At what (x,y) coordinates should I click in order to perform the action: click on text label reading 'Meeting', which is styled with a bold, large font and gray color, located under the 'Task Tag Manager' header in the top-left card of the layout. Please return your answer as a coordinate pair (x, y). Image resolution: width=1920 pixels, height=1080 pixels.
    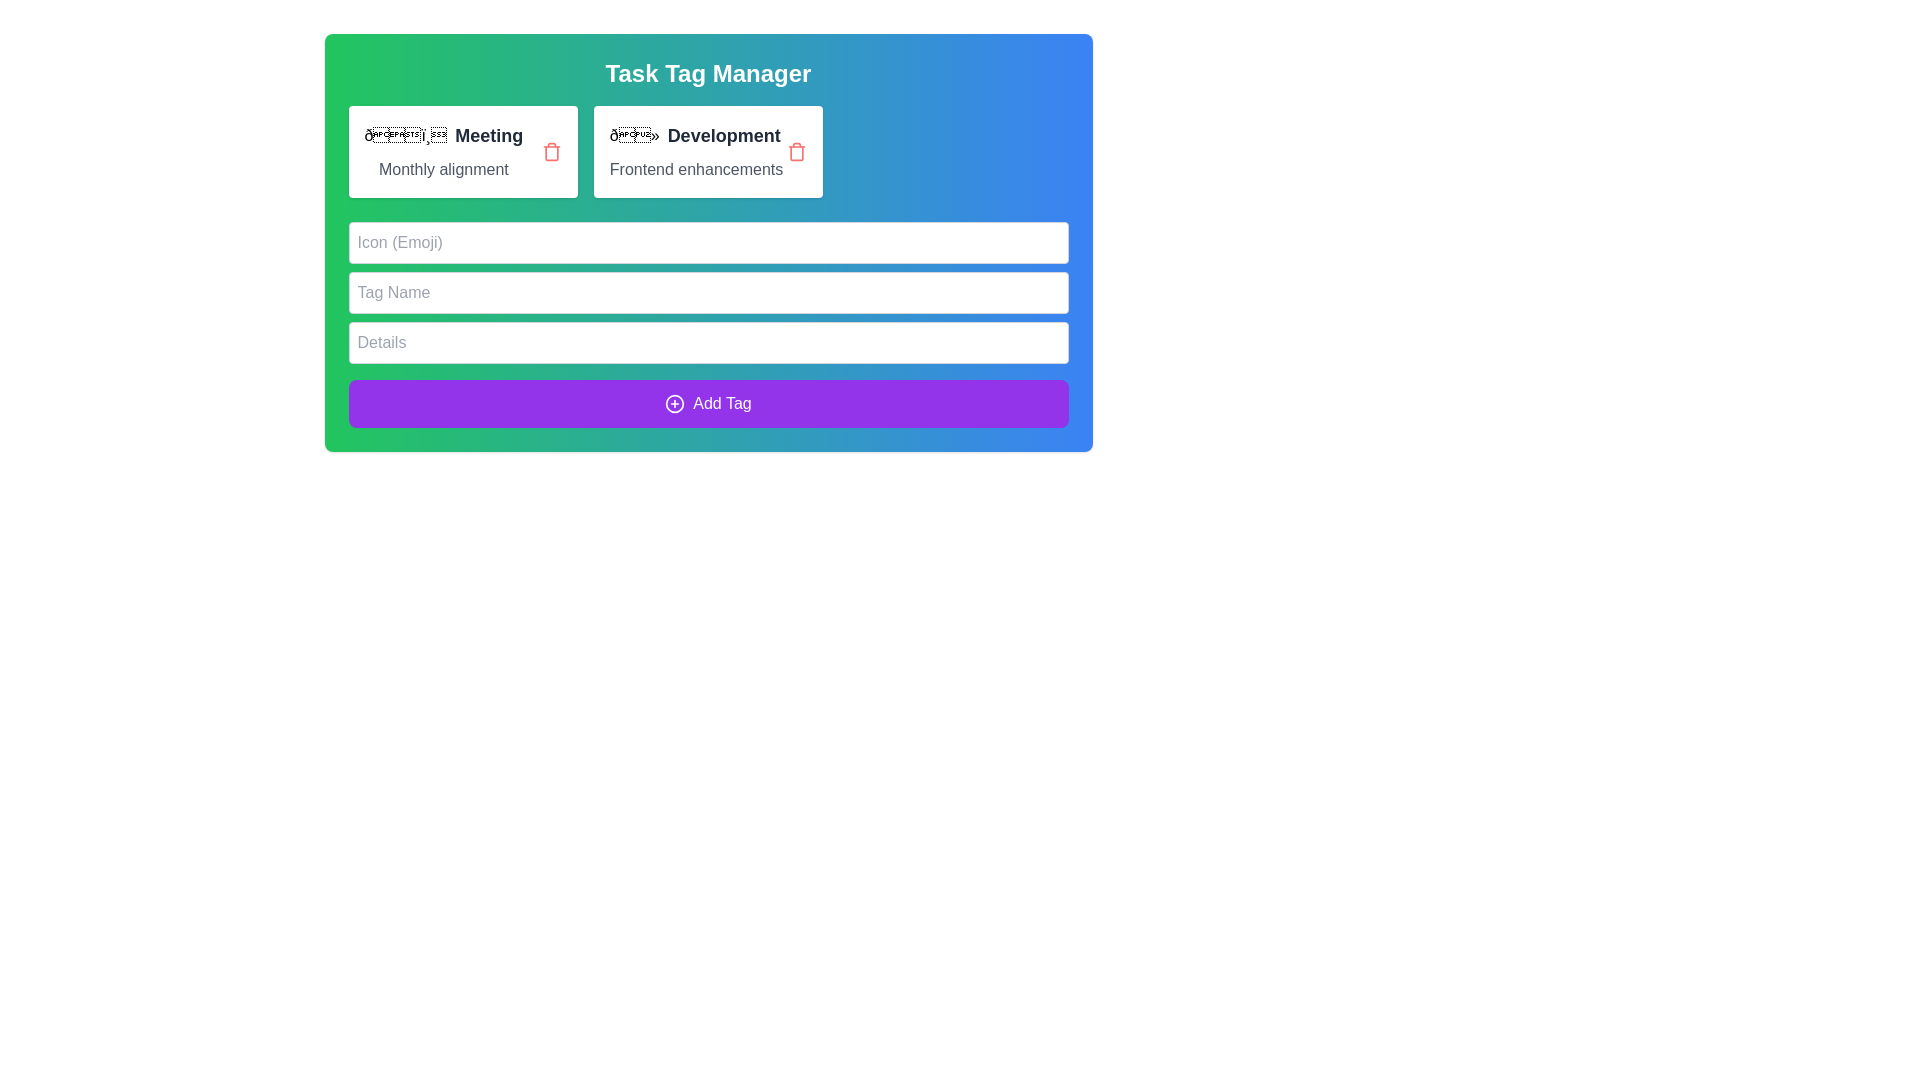
    Looking at the image, I should click on (489, 135).